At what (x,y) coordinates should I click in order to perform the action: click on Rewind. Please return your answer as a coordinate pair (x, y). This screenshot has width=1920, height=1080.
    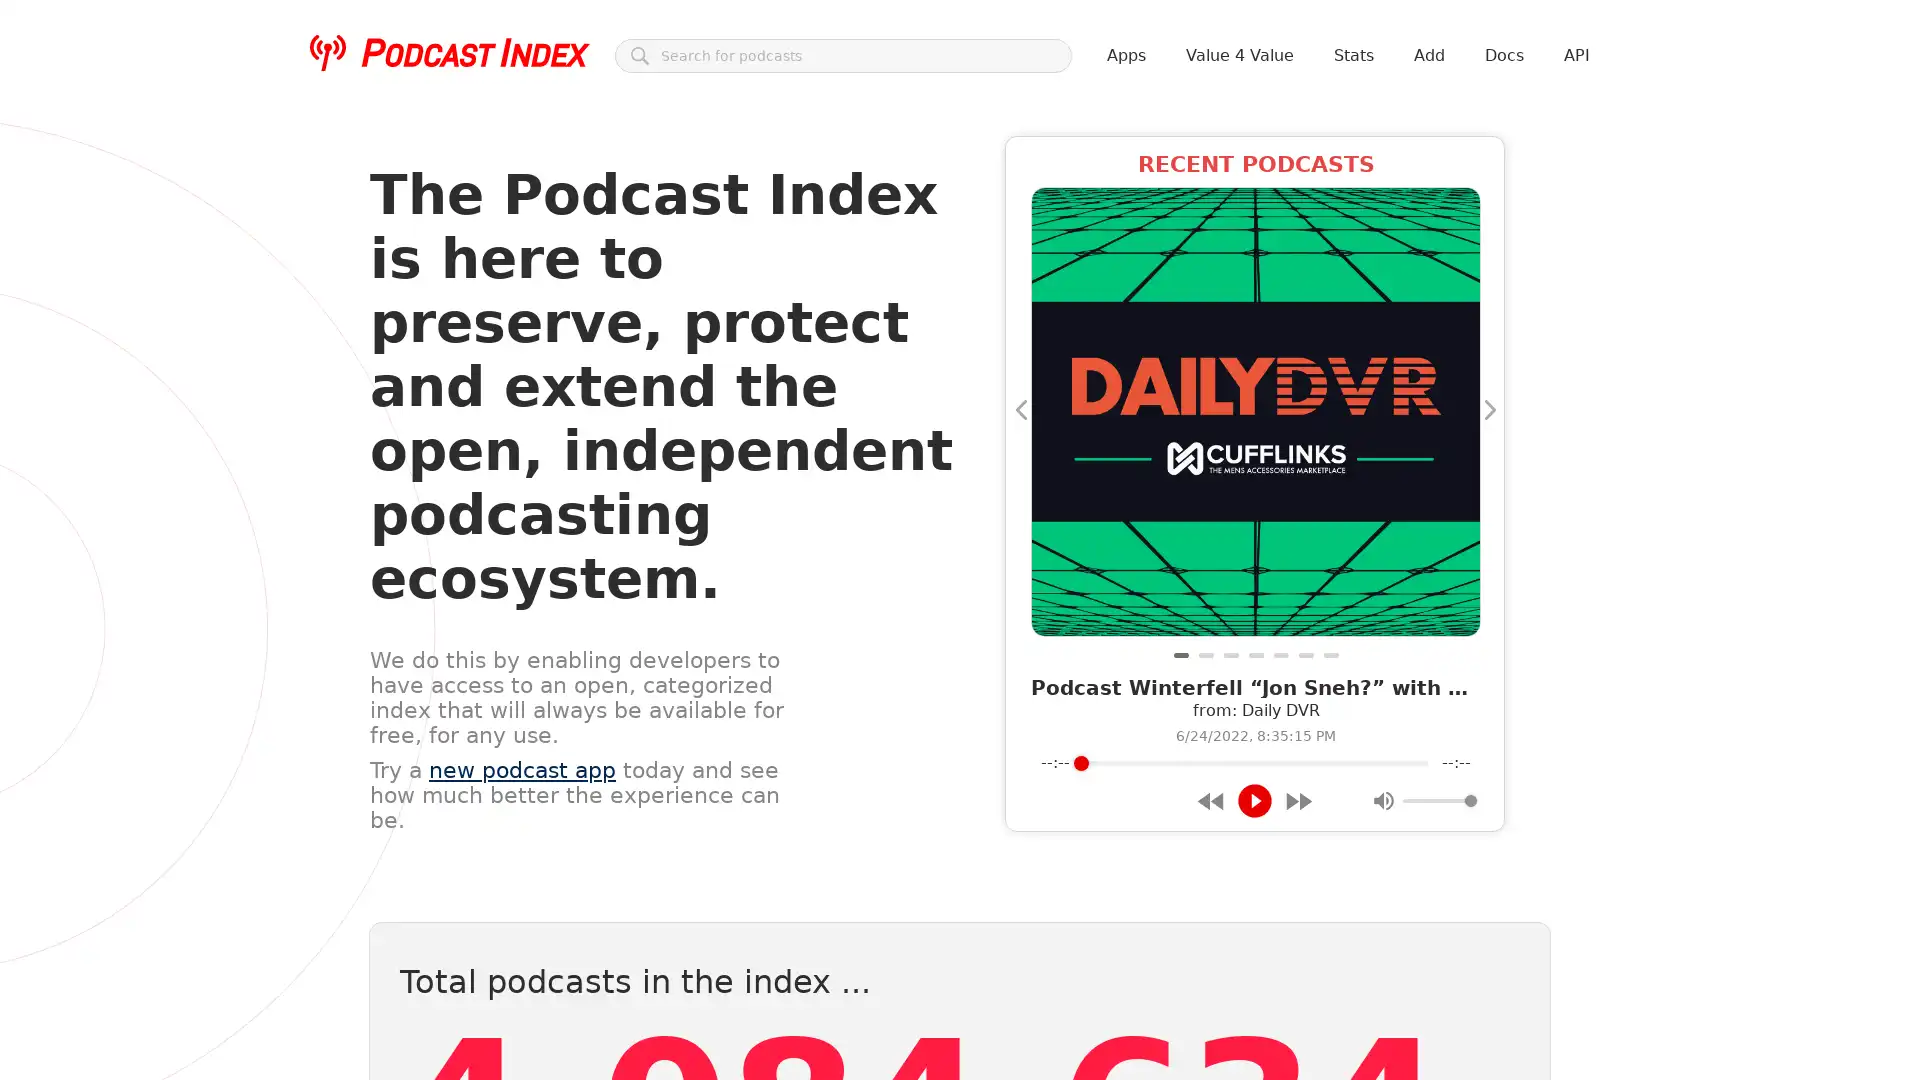
    Looking at the image, I should click on (1210, 799).